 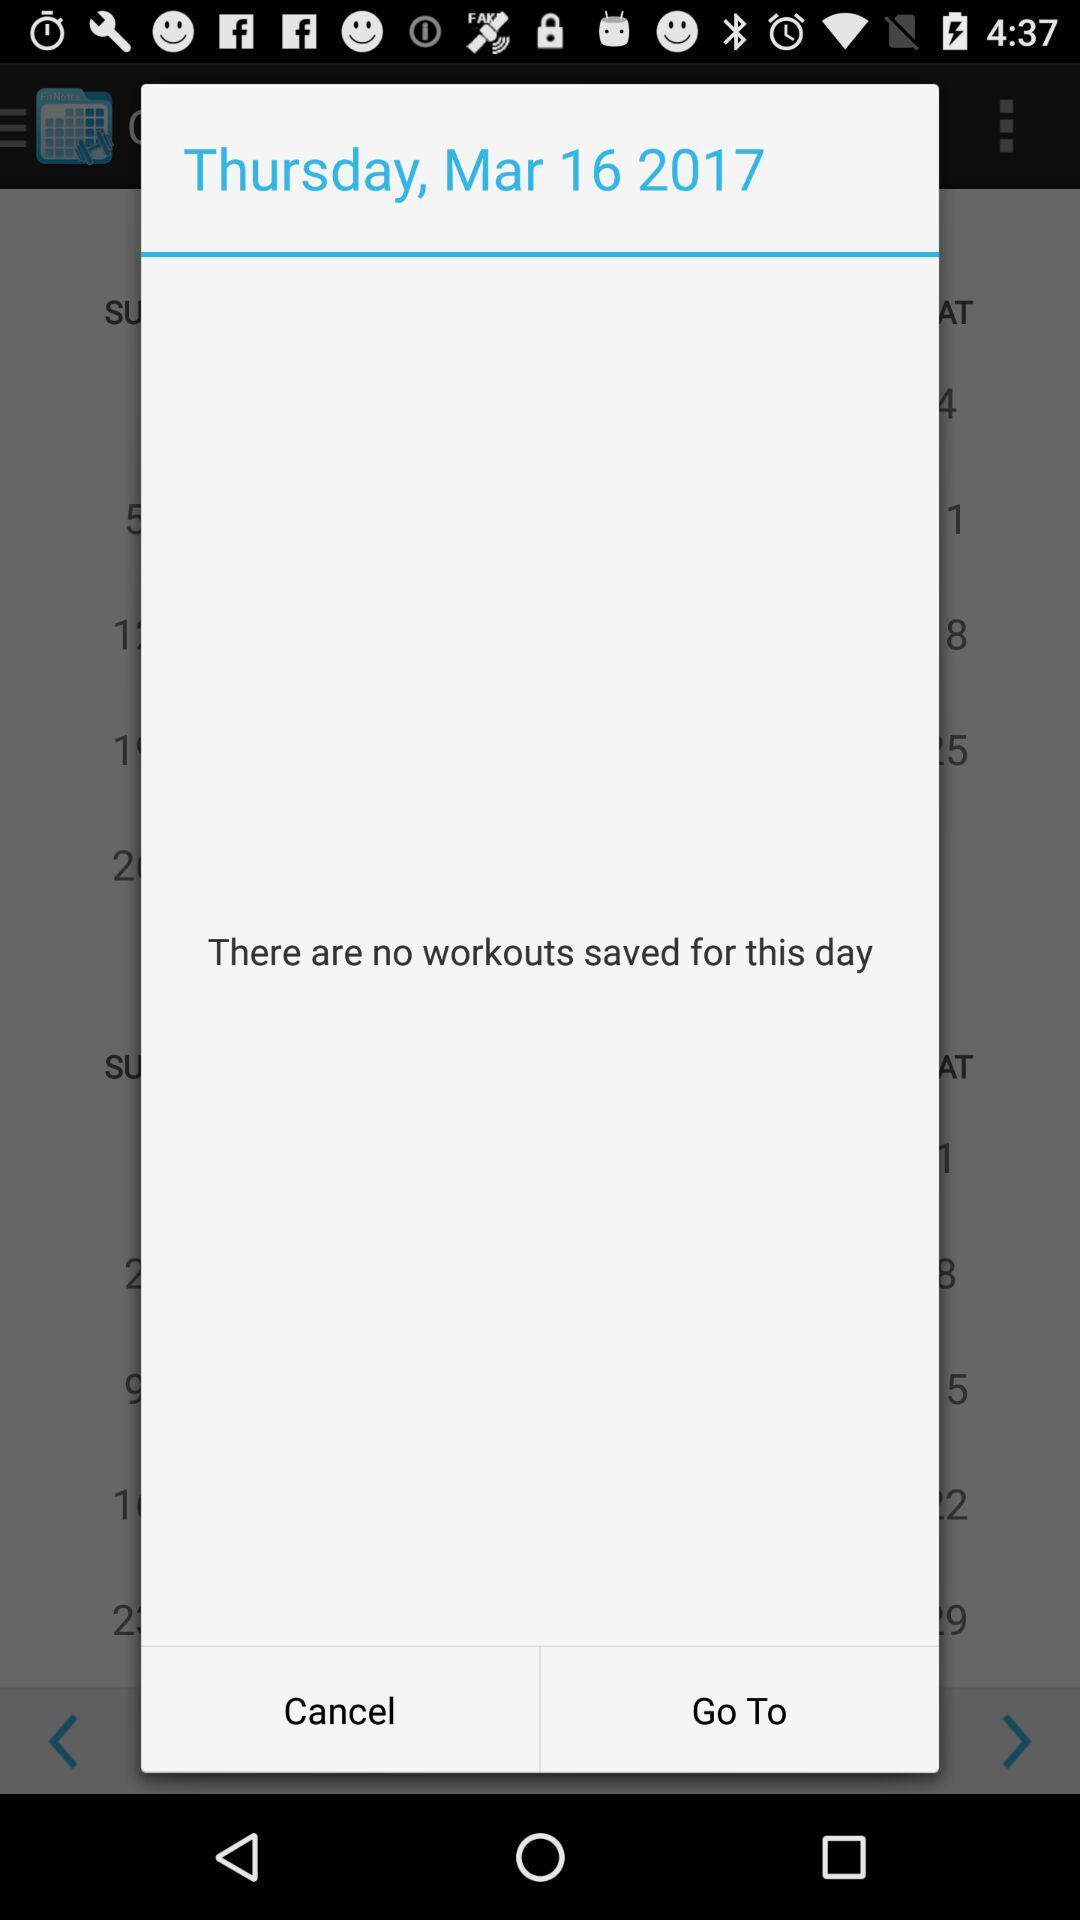 I want to click on icon below the there are no icon, so click(x=339, y=1708).